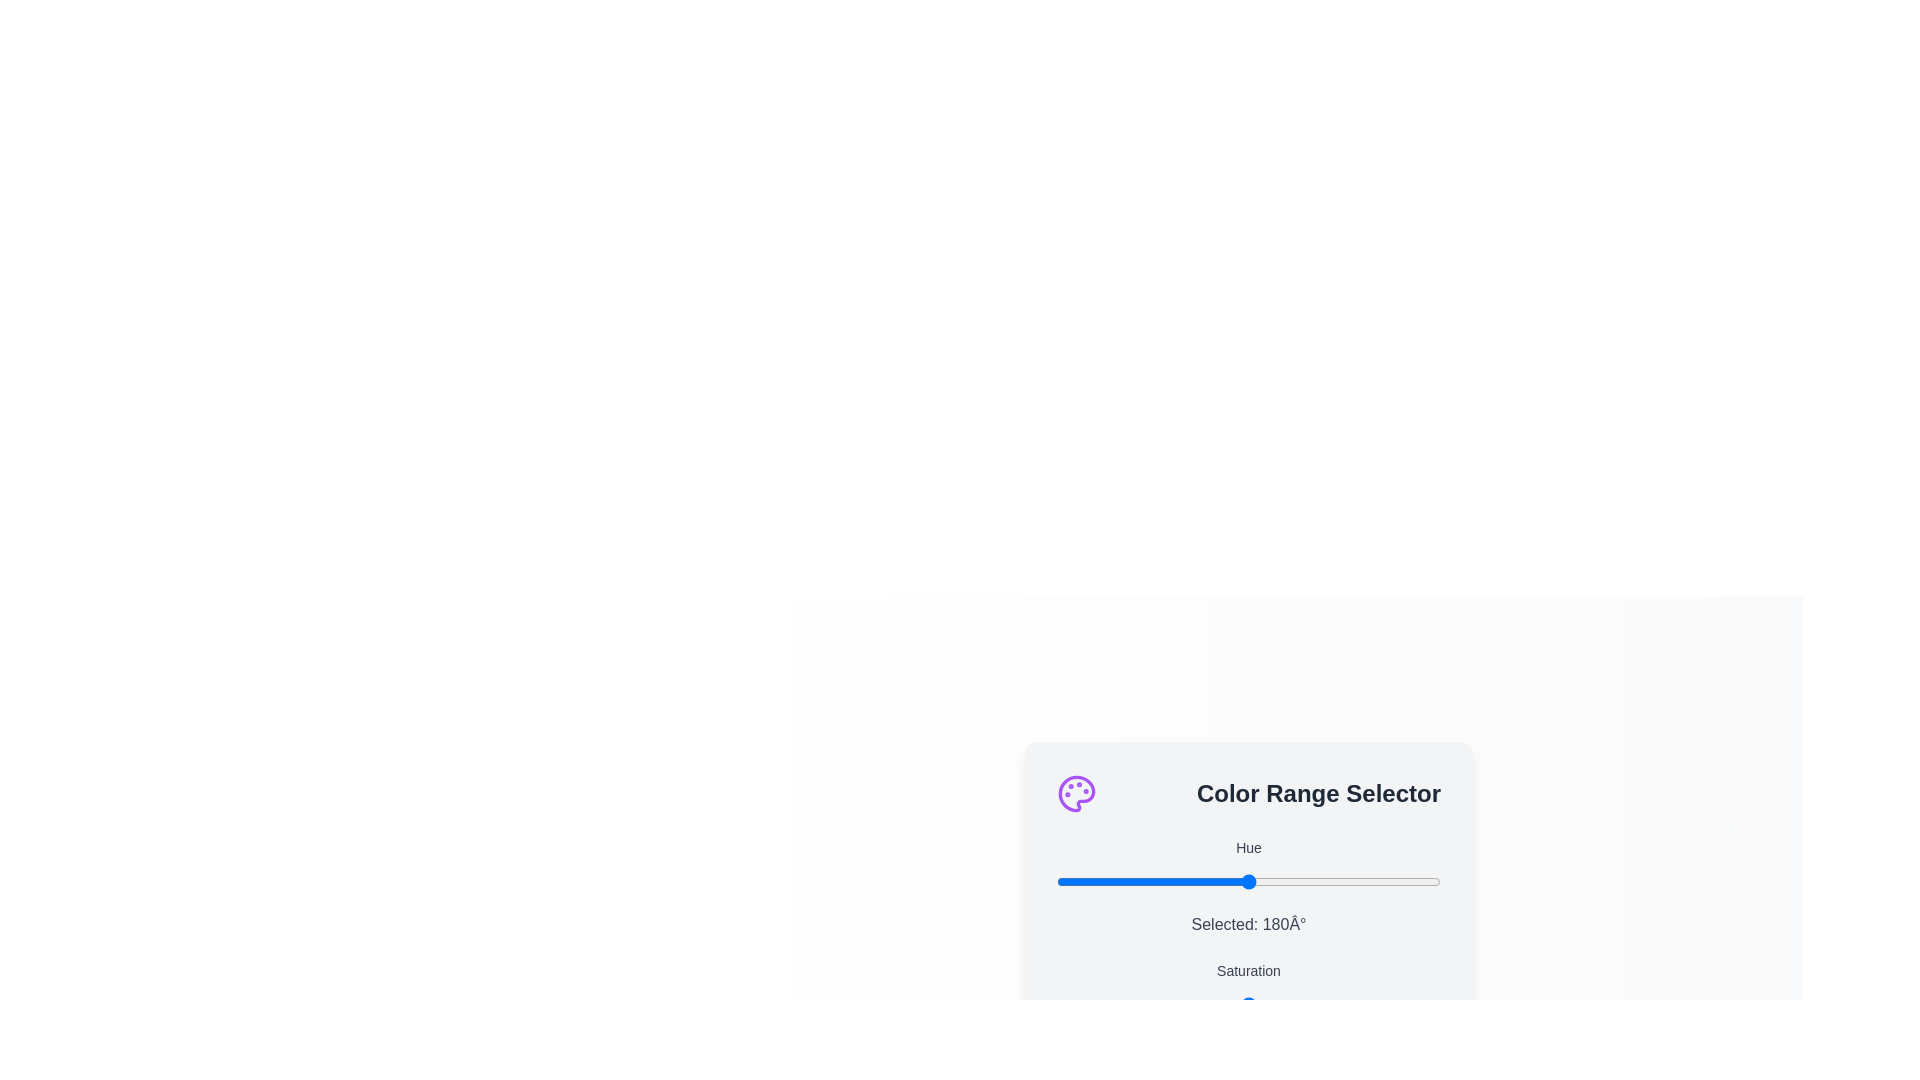 Image resolution: width=1920 pixels, height=1080 pixels. What do you see at coordinates (1236, 1004) in the screenshot?
I see `the Hue value` at bounding box center [1236, 1004].